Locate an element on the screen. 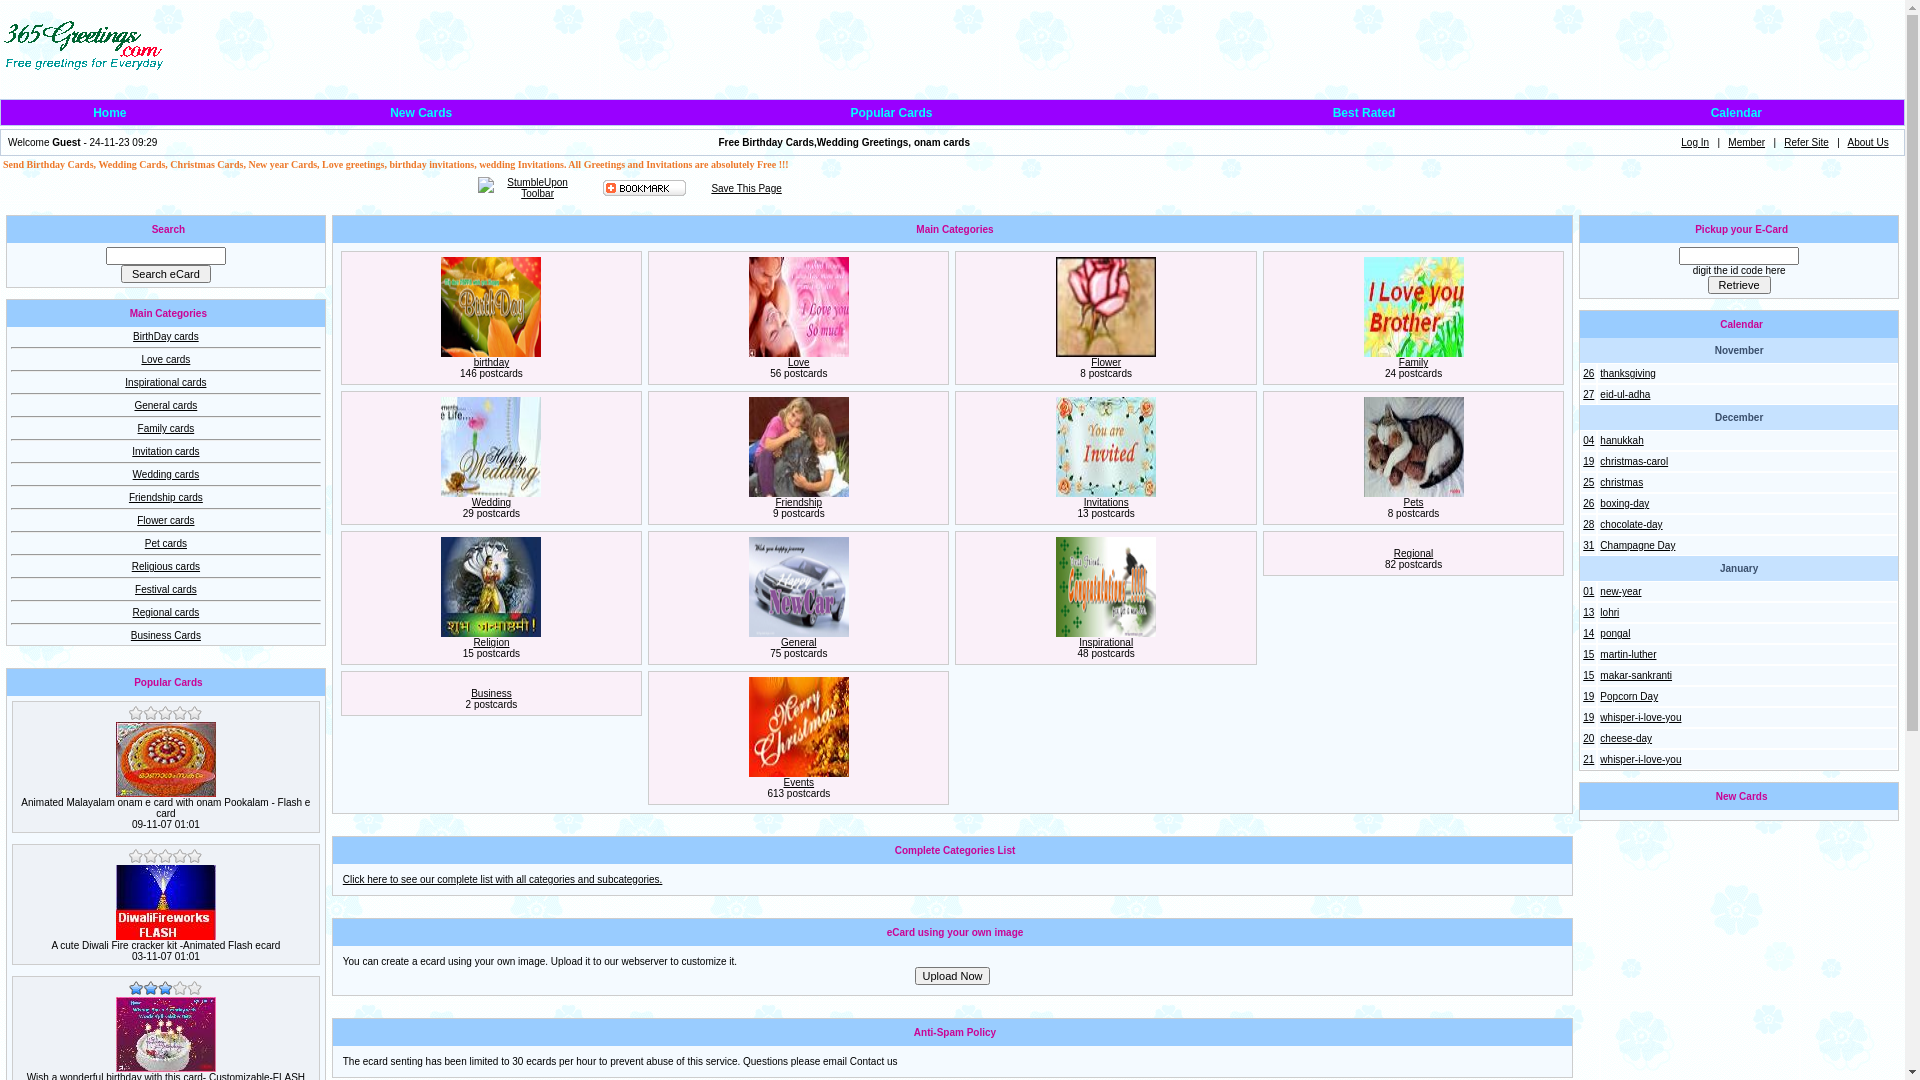  'Pets' is located at coordinates (1413, 501).